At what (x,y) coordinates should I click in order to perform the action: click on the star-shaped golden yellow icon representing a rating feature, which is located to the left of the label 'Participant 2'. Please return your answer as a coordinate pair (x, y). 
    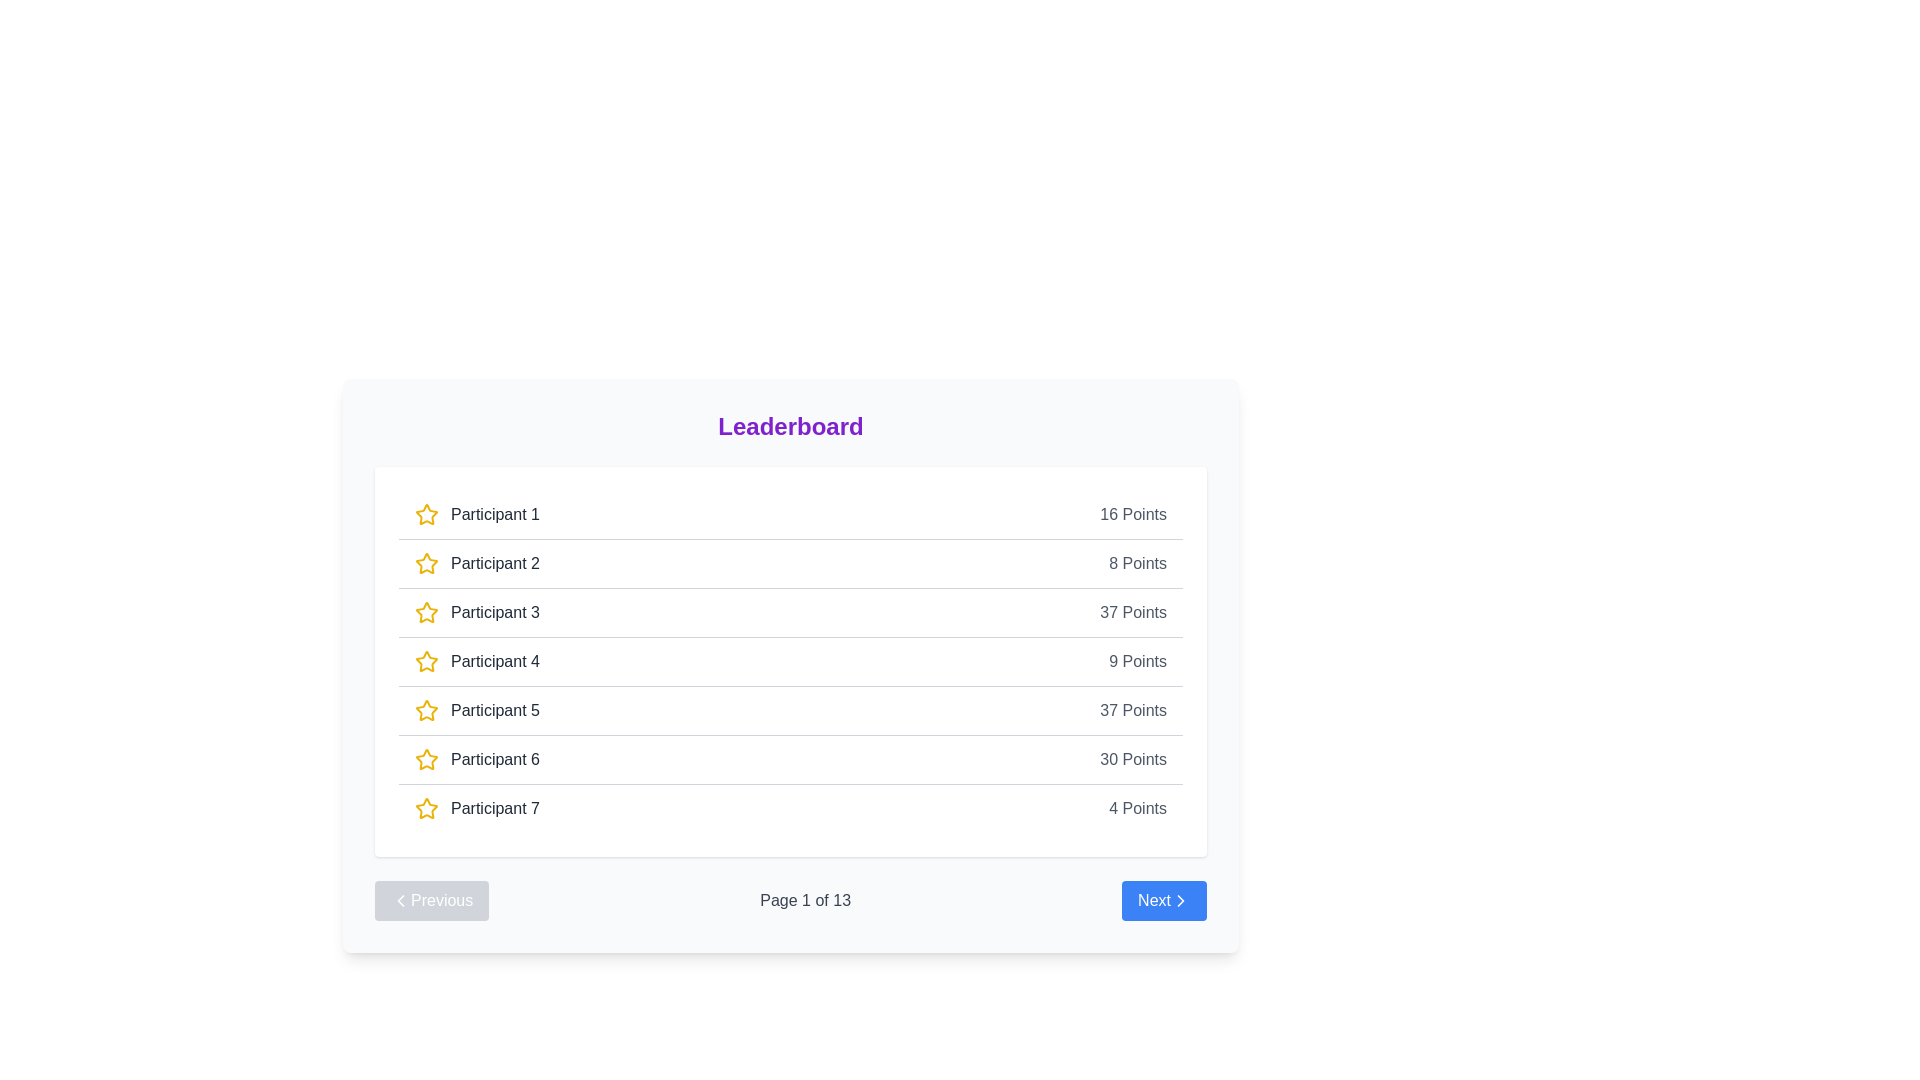
    Looking at the image, I should click on (426, 563).